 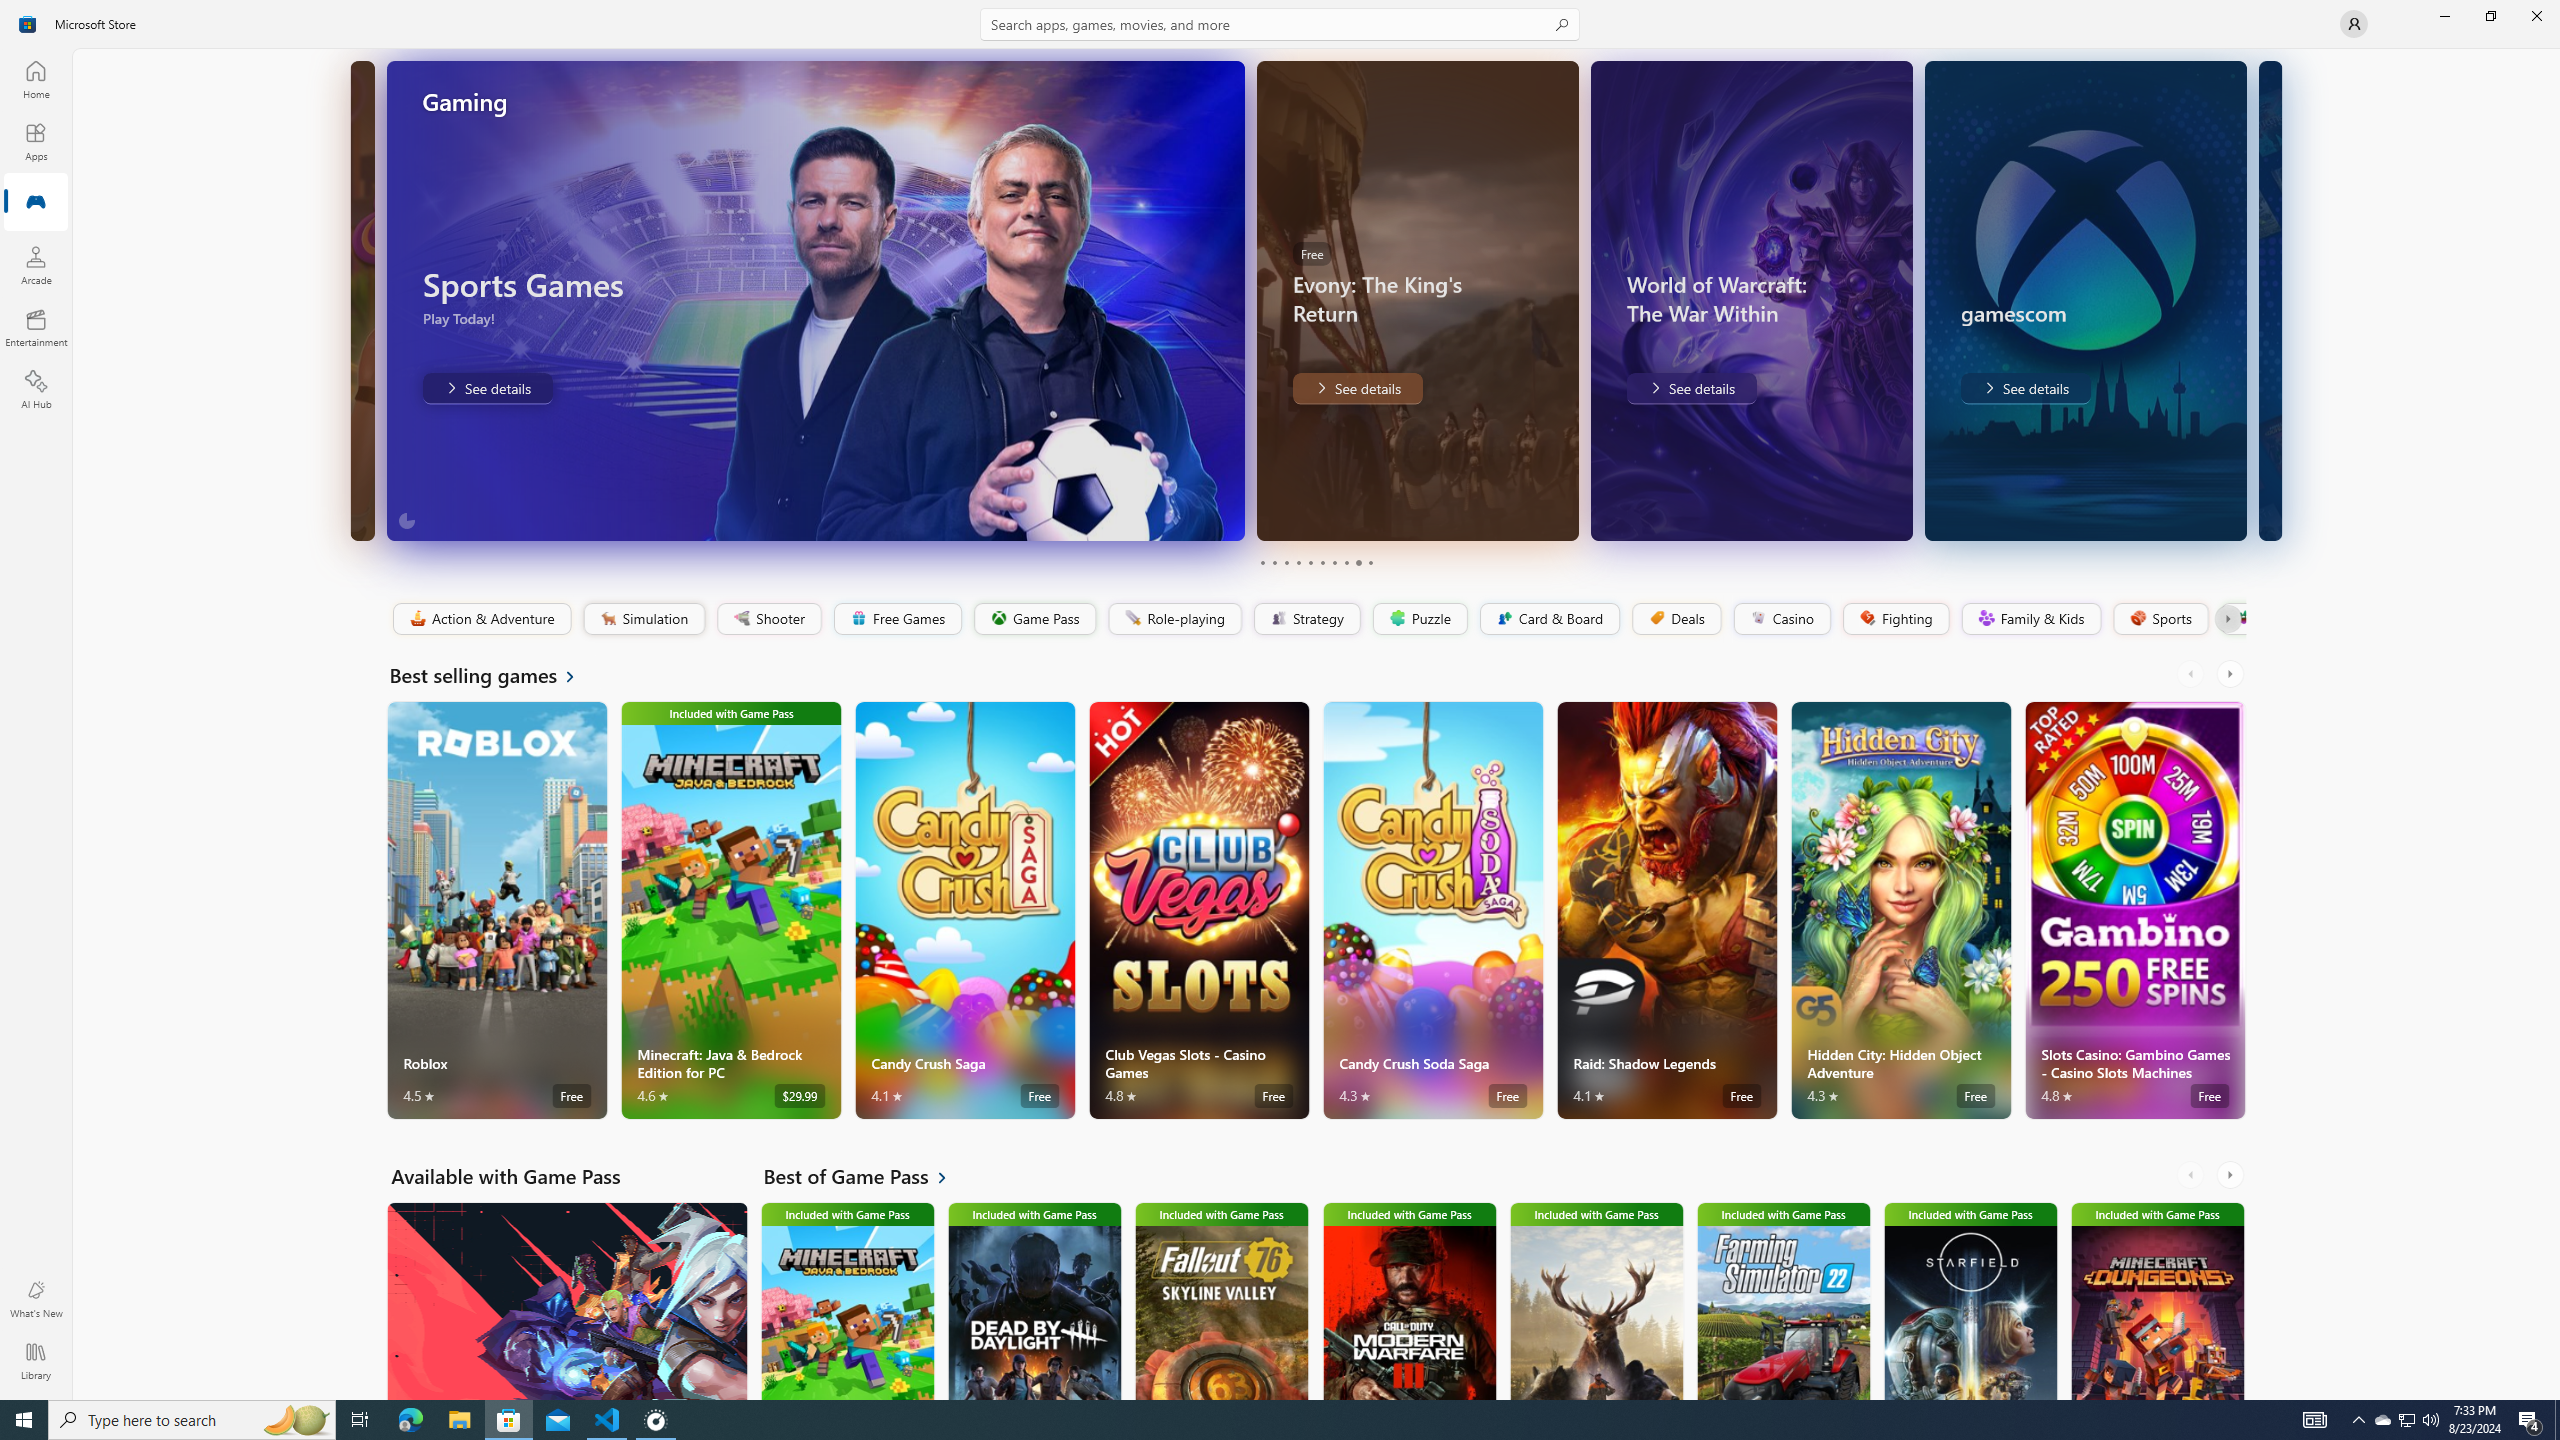 What do you see at coordinates (2231, 618) in the screenshot?
I see `'Platformer'` at bounding box center [2231, 618].